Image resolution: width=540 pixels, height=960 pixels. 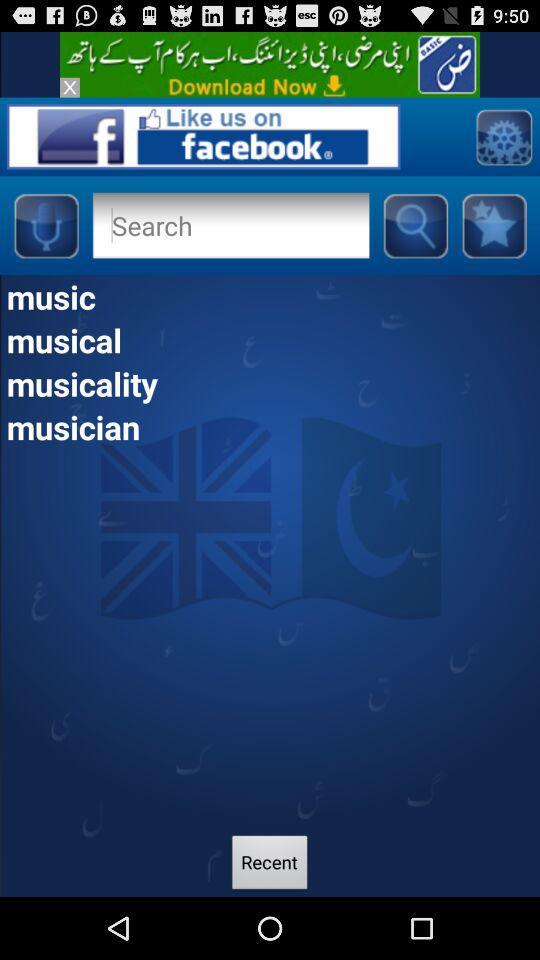 I want to click on to like on facebook, so click(x=202, y=135).